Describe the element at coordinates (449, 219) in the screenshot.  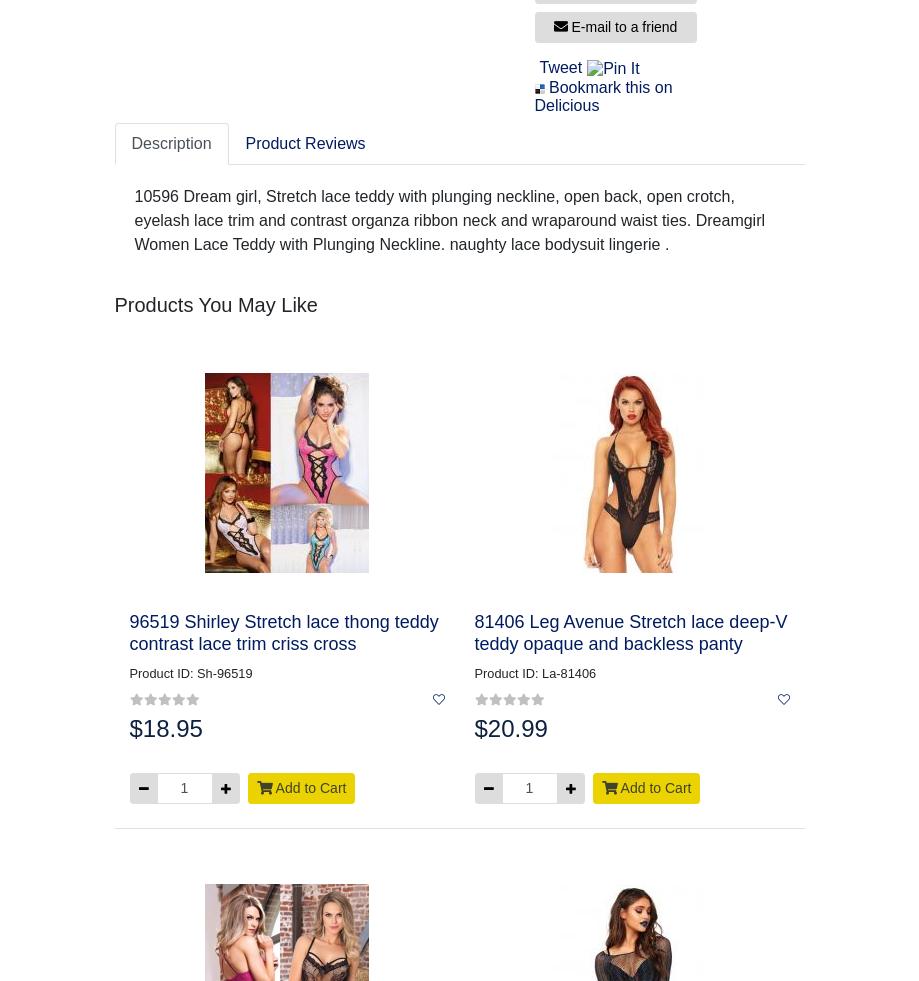
I see `'10596 Dream girl, Stretch lace teddy with plunging neckline, open back, open crotch, eyelash lace trim and contrast organza ribbon neck and wraparound waist ties. Dreamgirl Women Lace Teddy with Plunging Neckline. naughty lace bodysuit lingerie .'` at that location.